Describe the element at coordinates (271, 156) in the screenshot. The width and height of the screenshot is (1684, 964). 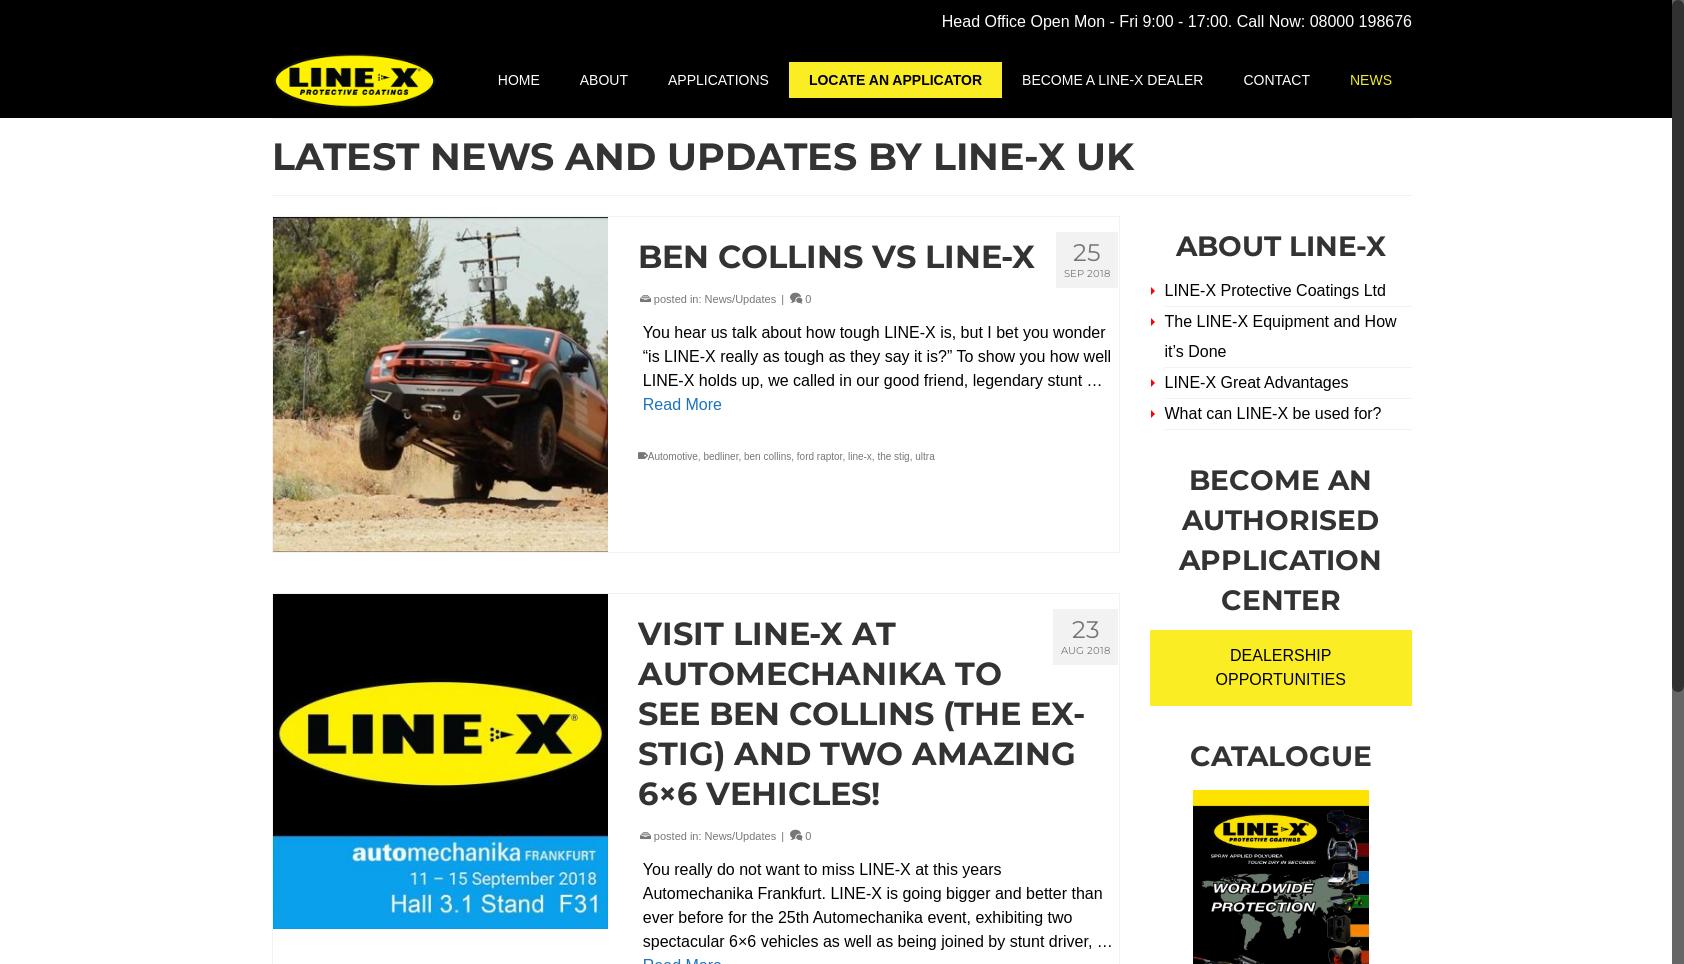
I see `'Latest News and Updates by LINE-X UK'` at that location.